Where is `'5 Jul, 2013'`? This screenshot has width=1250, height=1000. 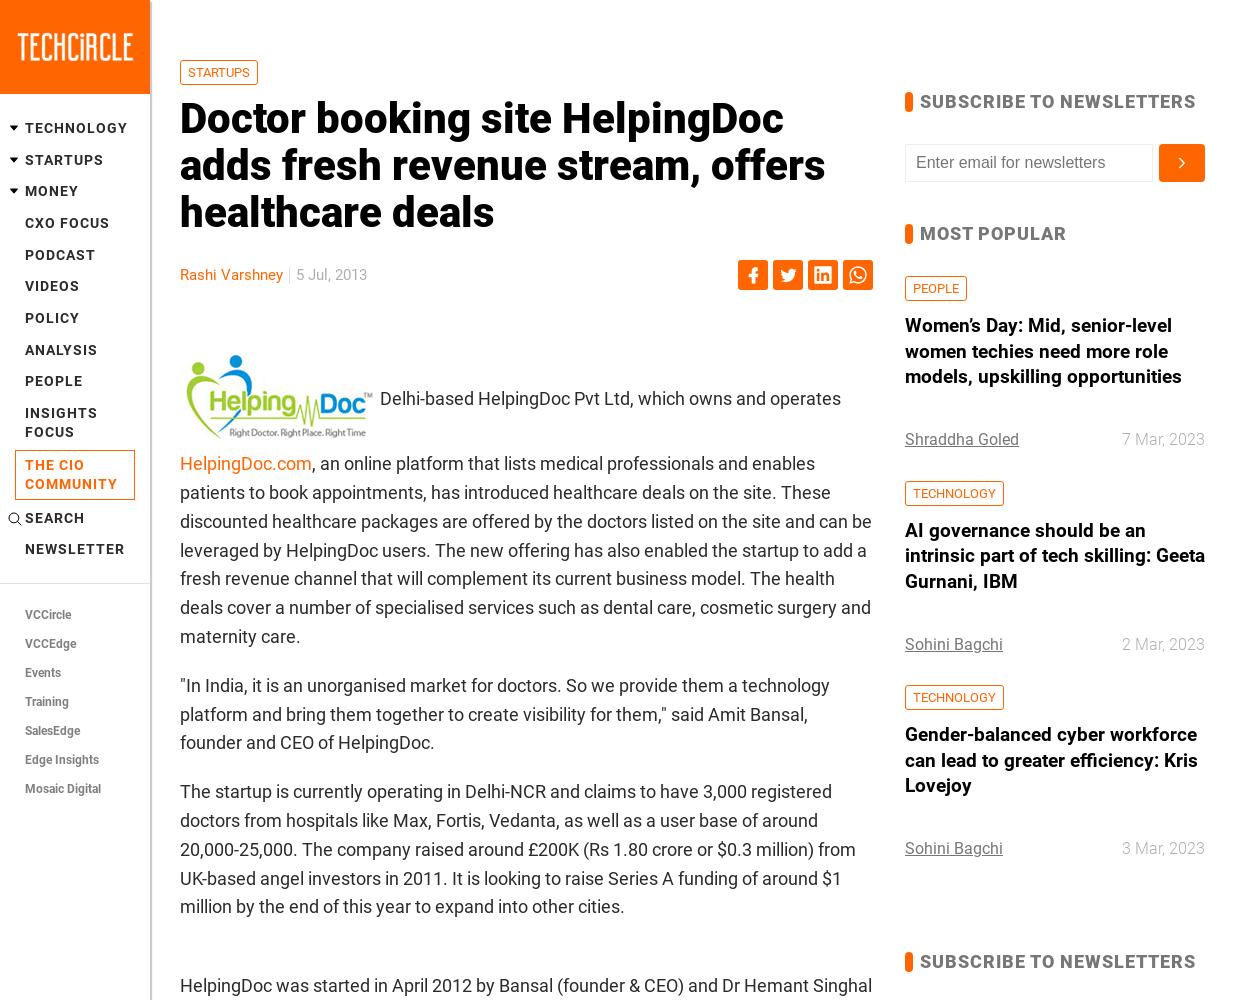 '5 Jul, 2013' is located at coordinates (330, 275).